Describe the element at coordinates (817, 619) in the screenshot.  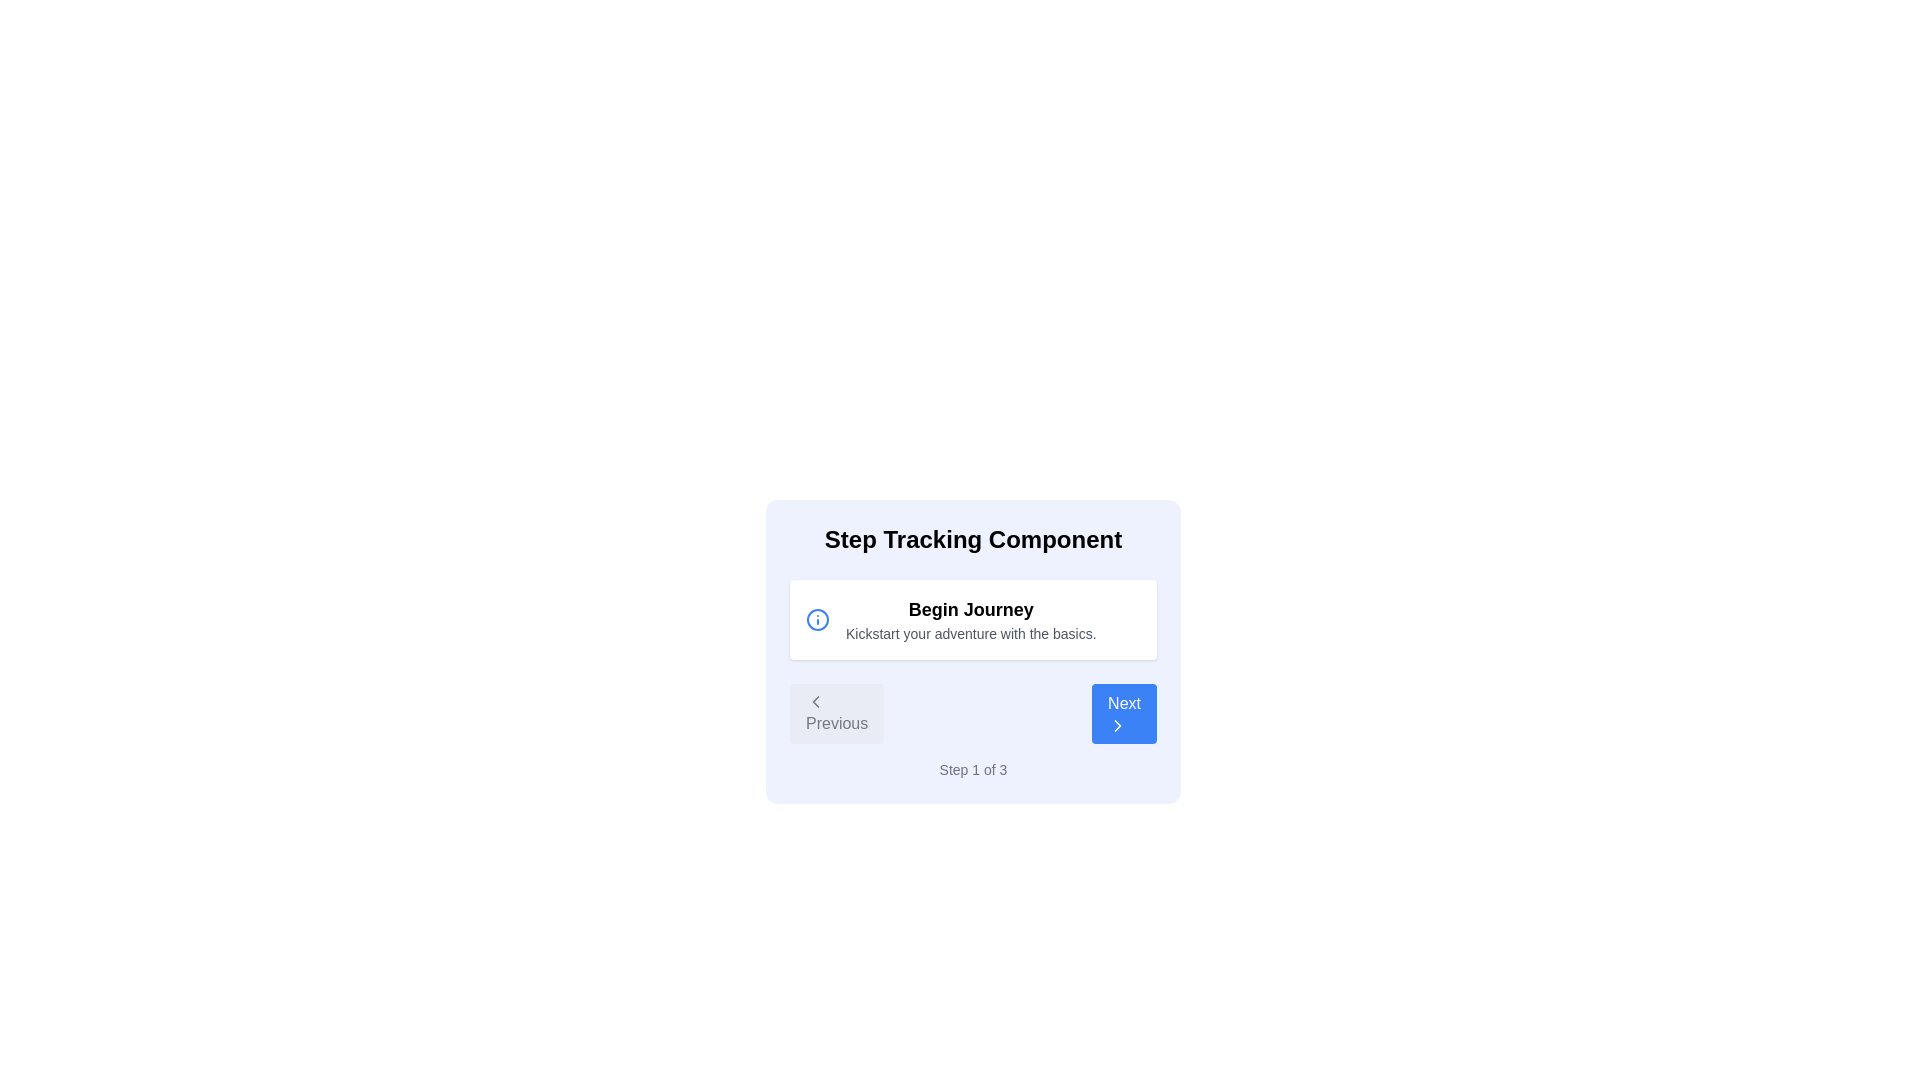
I see `the SVG circle with a blue outline that is part of the icon to the left of the text 'Begin Journey'` at that location.